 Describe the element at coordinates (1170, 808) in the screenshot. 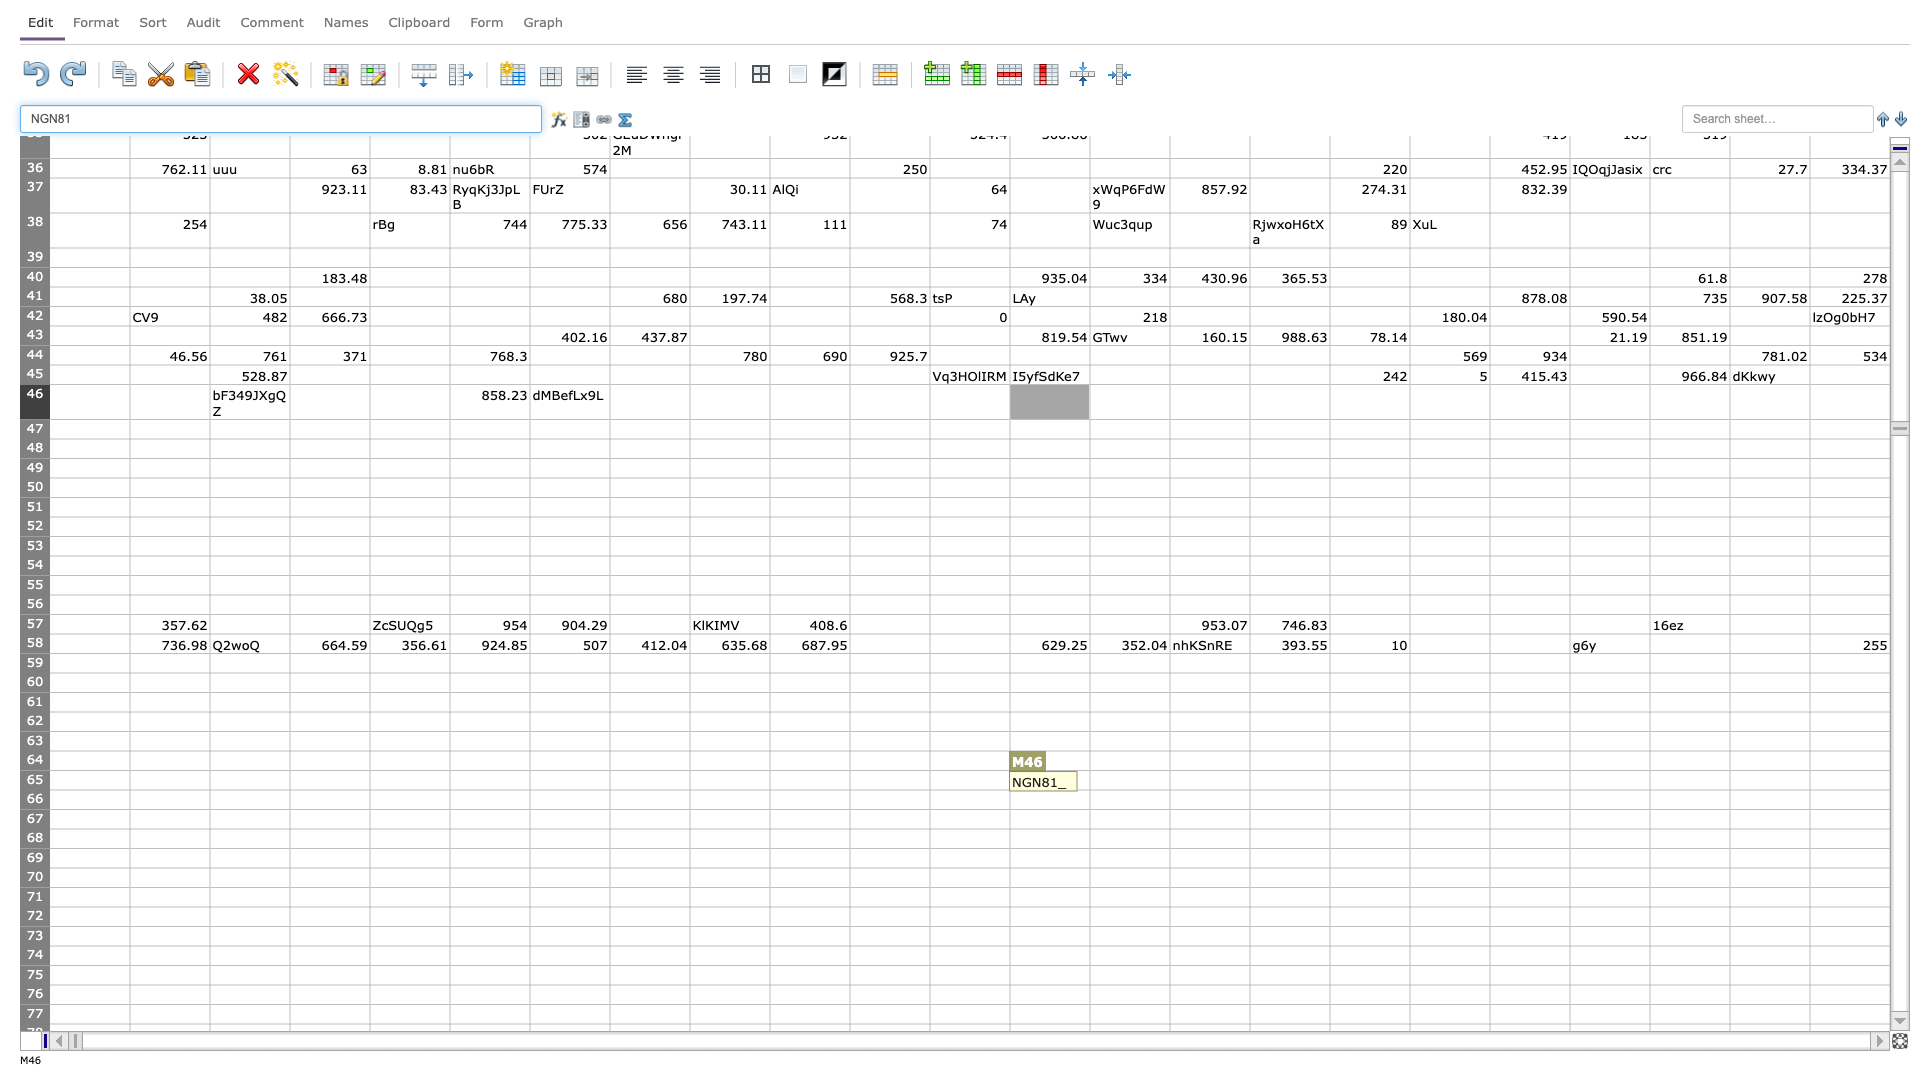

I see `Southeast corner of cell N66` at that location.